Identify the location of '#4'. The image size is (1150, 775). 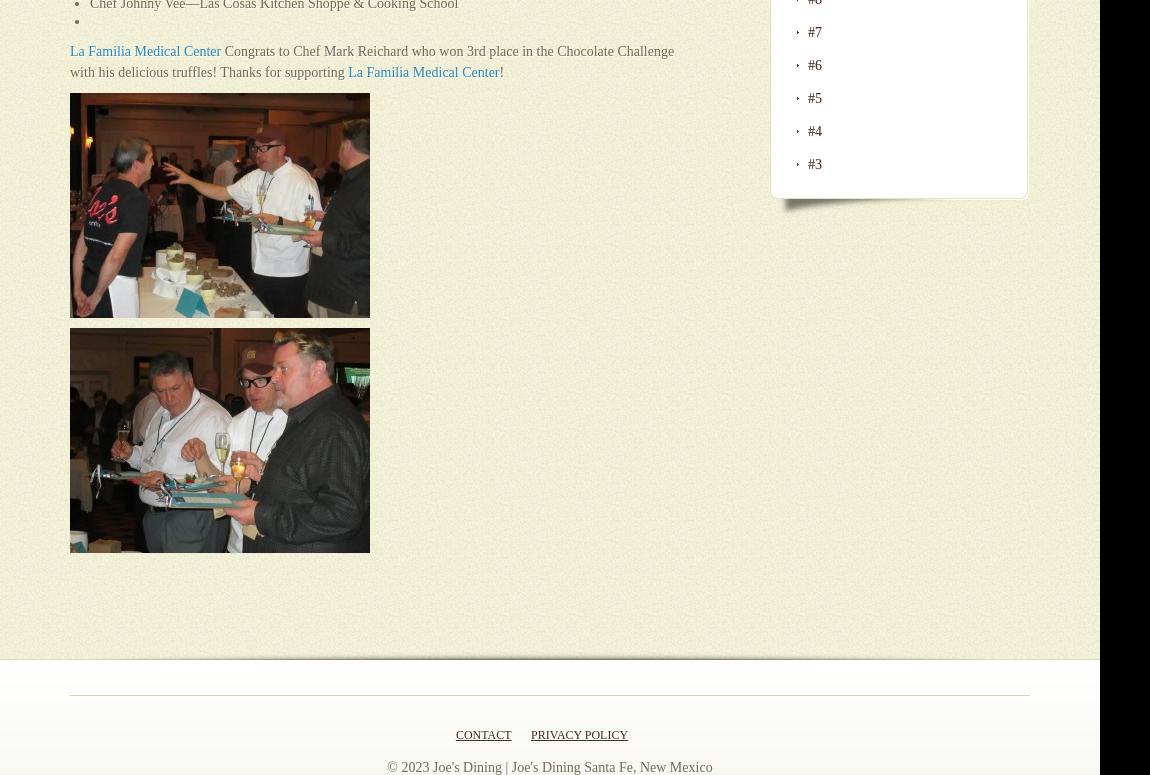
(806, 130).